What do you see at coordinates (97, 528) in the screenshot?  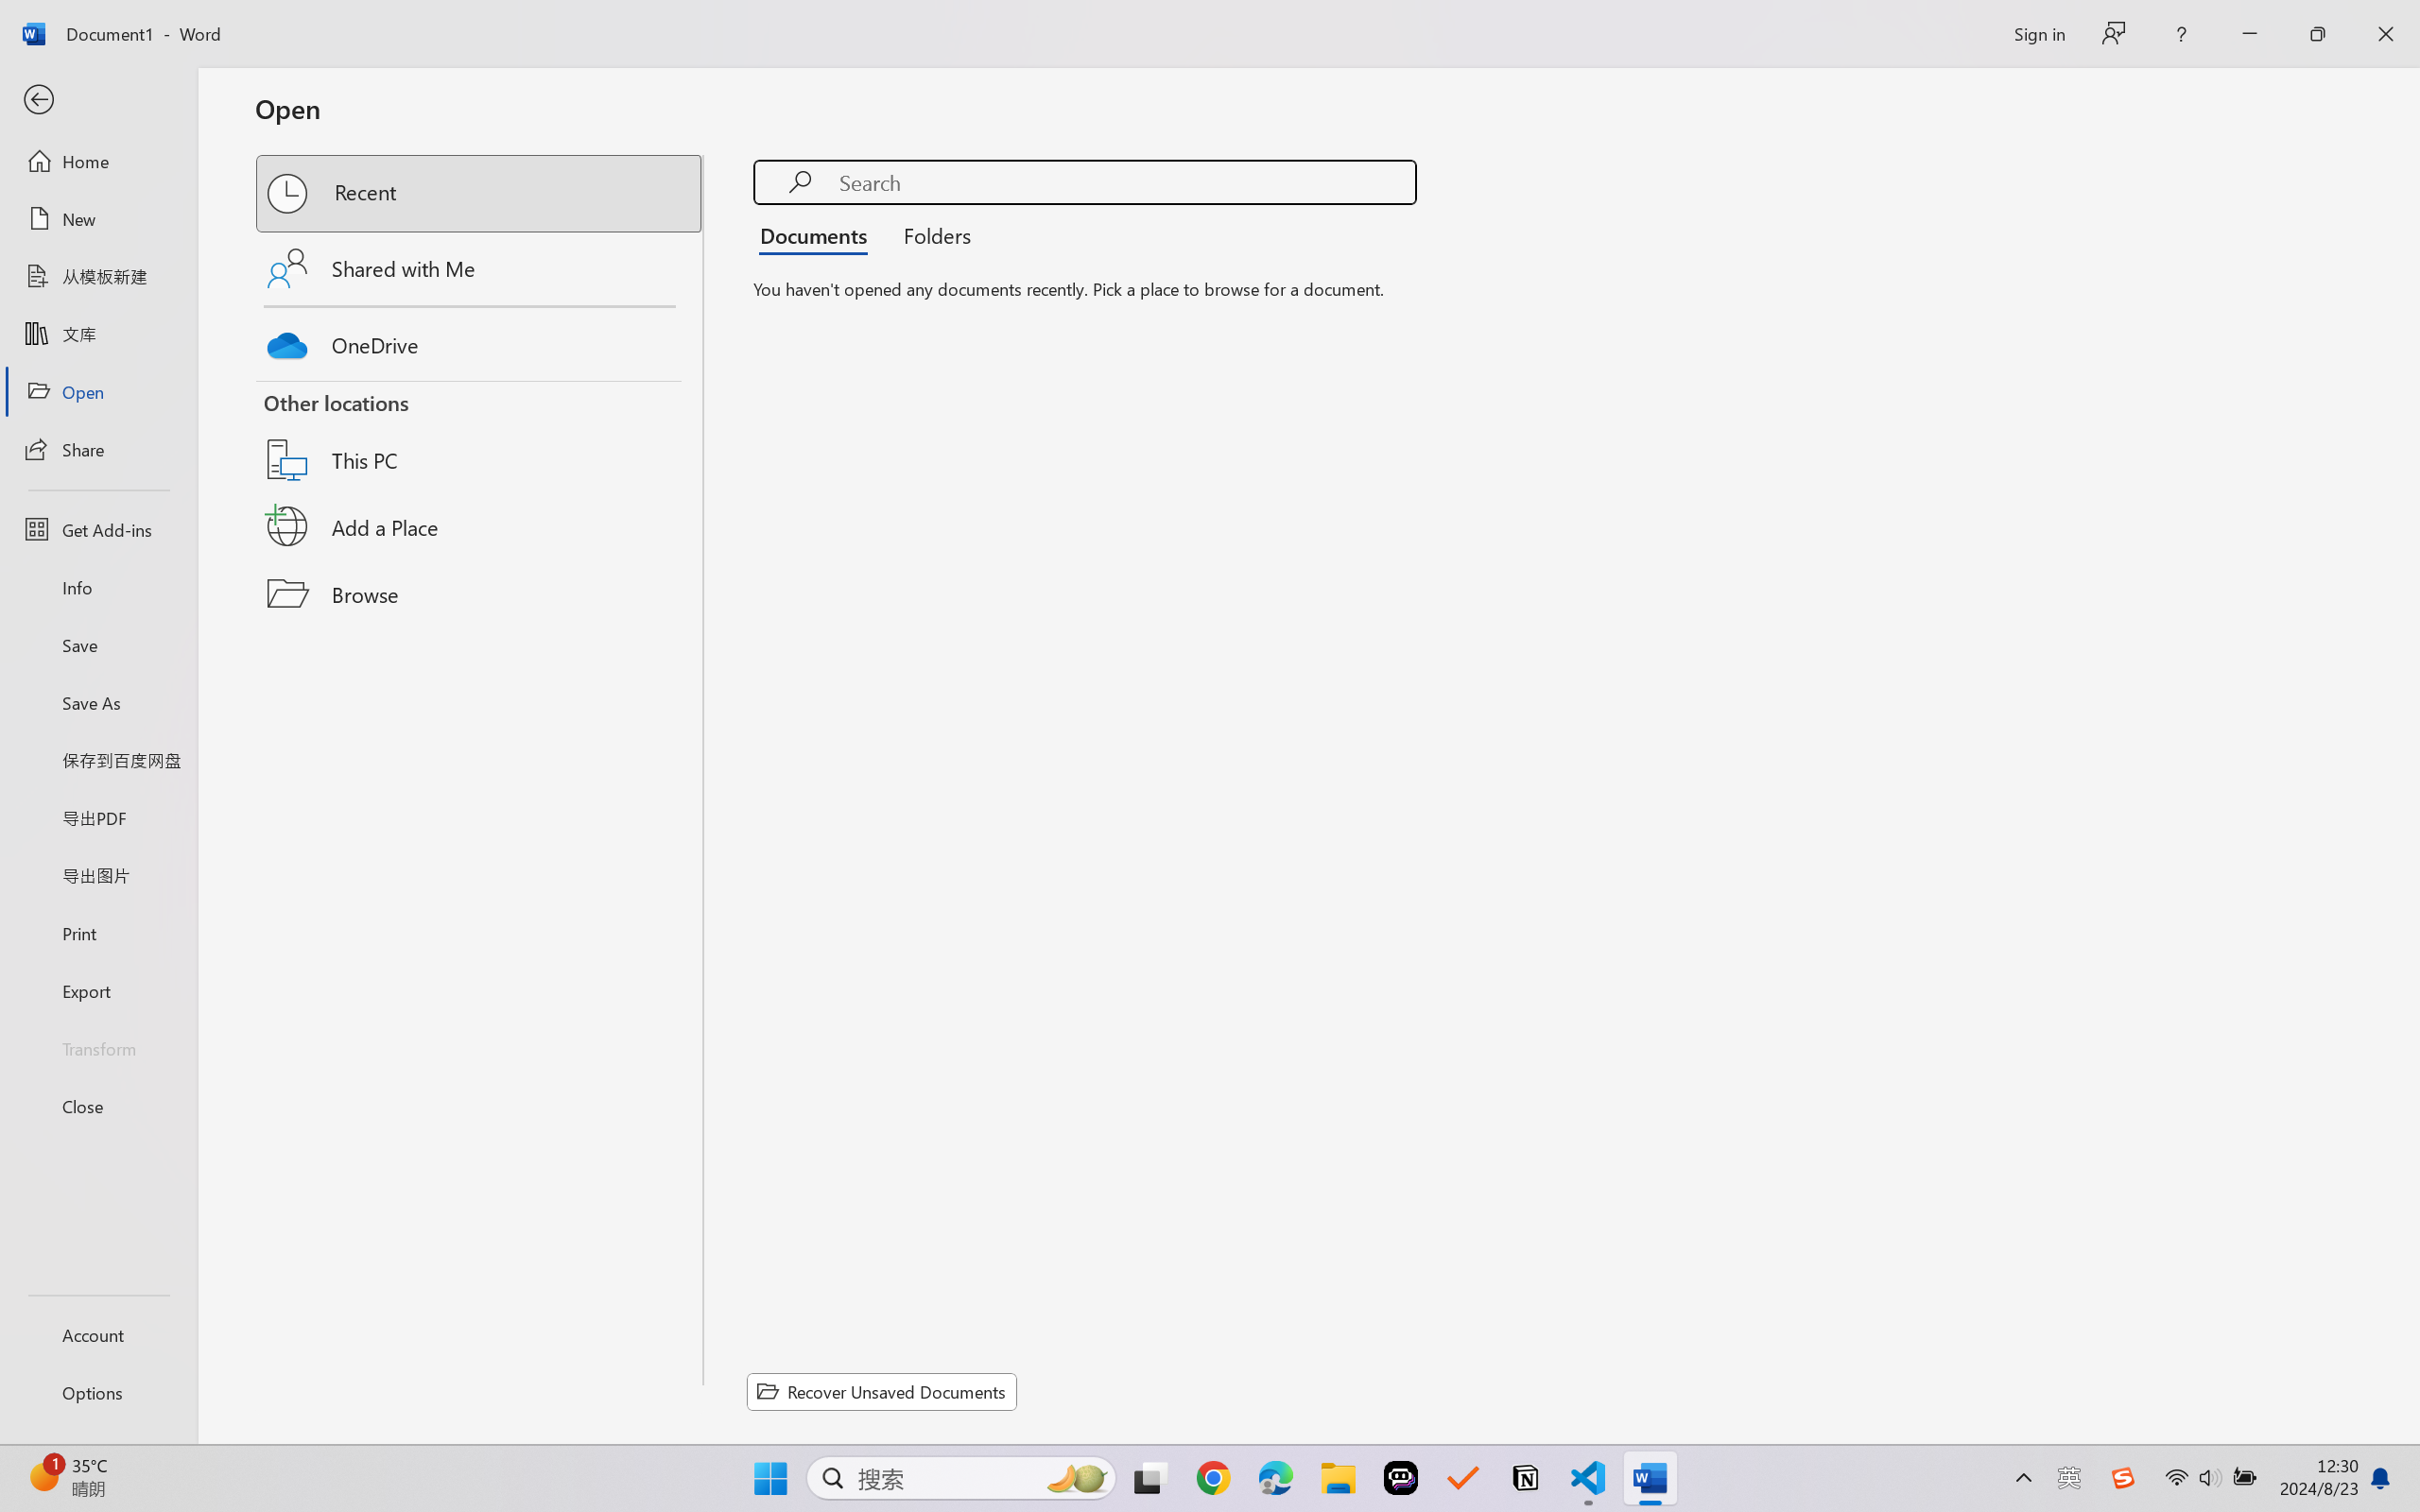 I see `'Get Add-ins'` at bounding box center [97, 528].